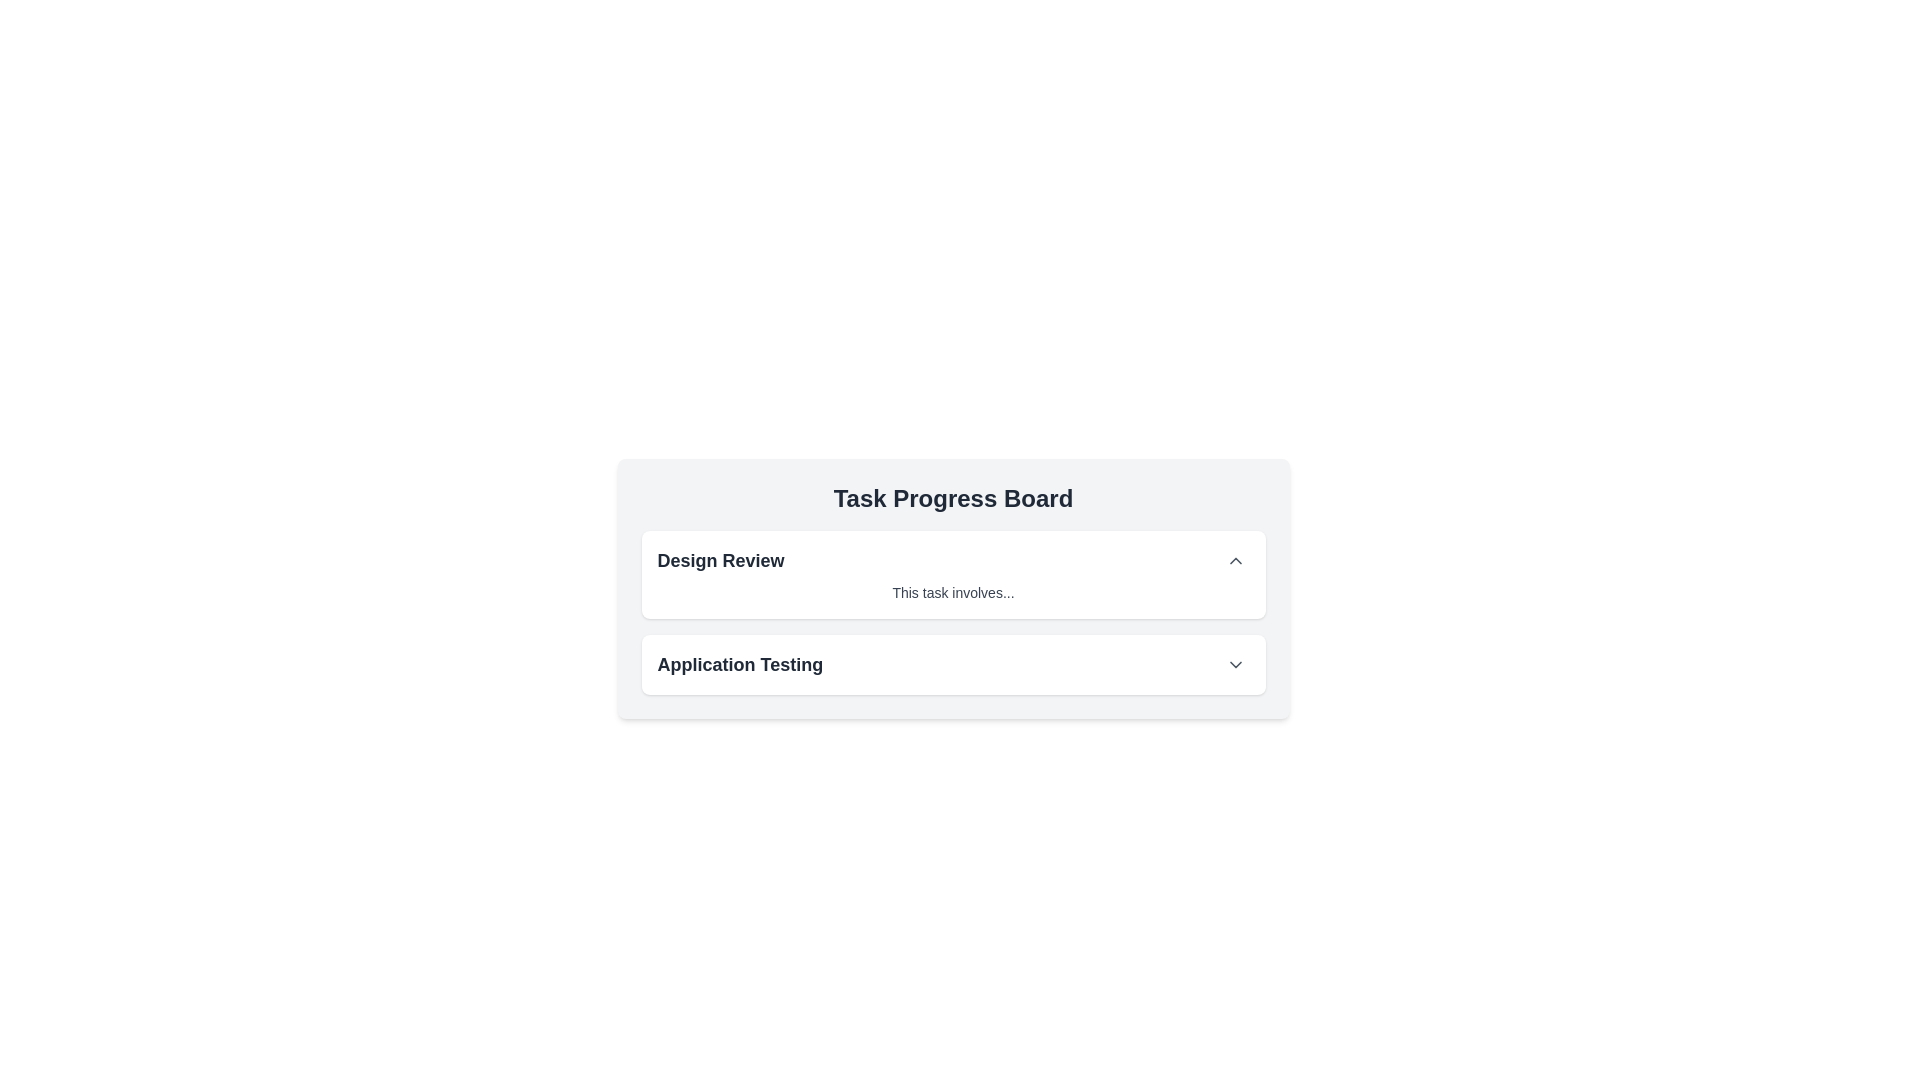 The width and height of the screenshot is (1920, 1080). What do you see at coordinates (1234, 664) in the screenshot?
I see `the downward-pointing chevron icon located at the right end of the 'Application Testing' task panel header` at bounding box center [1234, 664].